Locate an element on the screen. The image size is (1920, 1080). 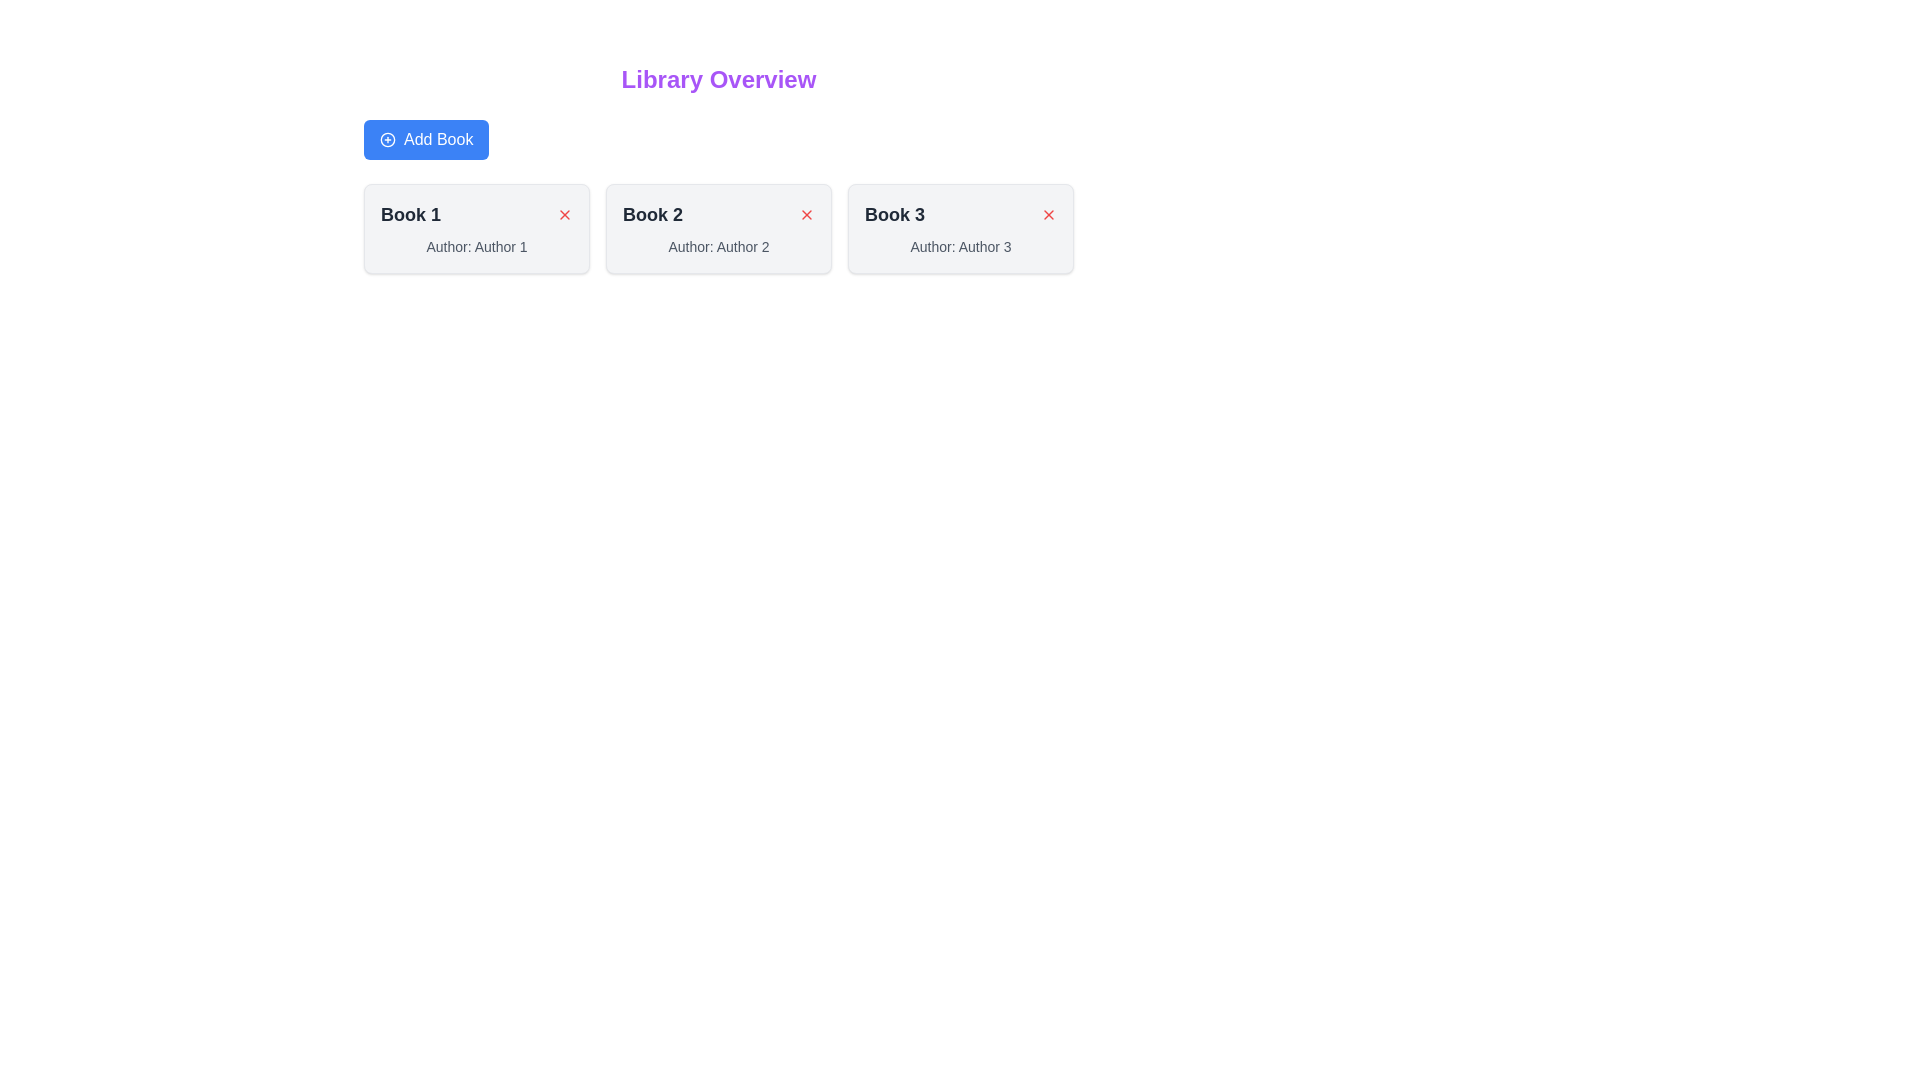
the circular component inside the blue 'Add Book' button, which has a thin border and is part of an icon is located at coordinates (388, 138).